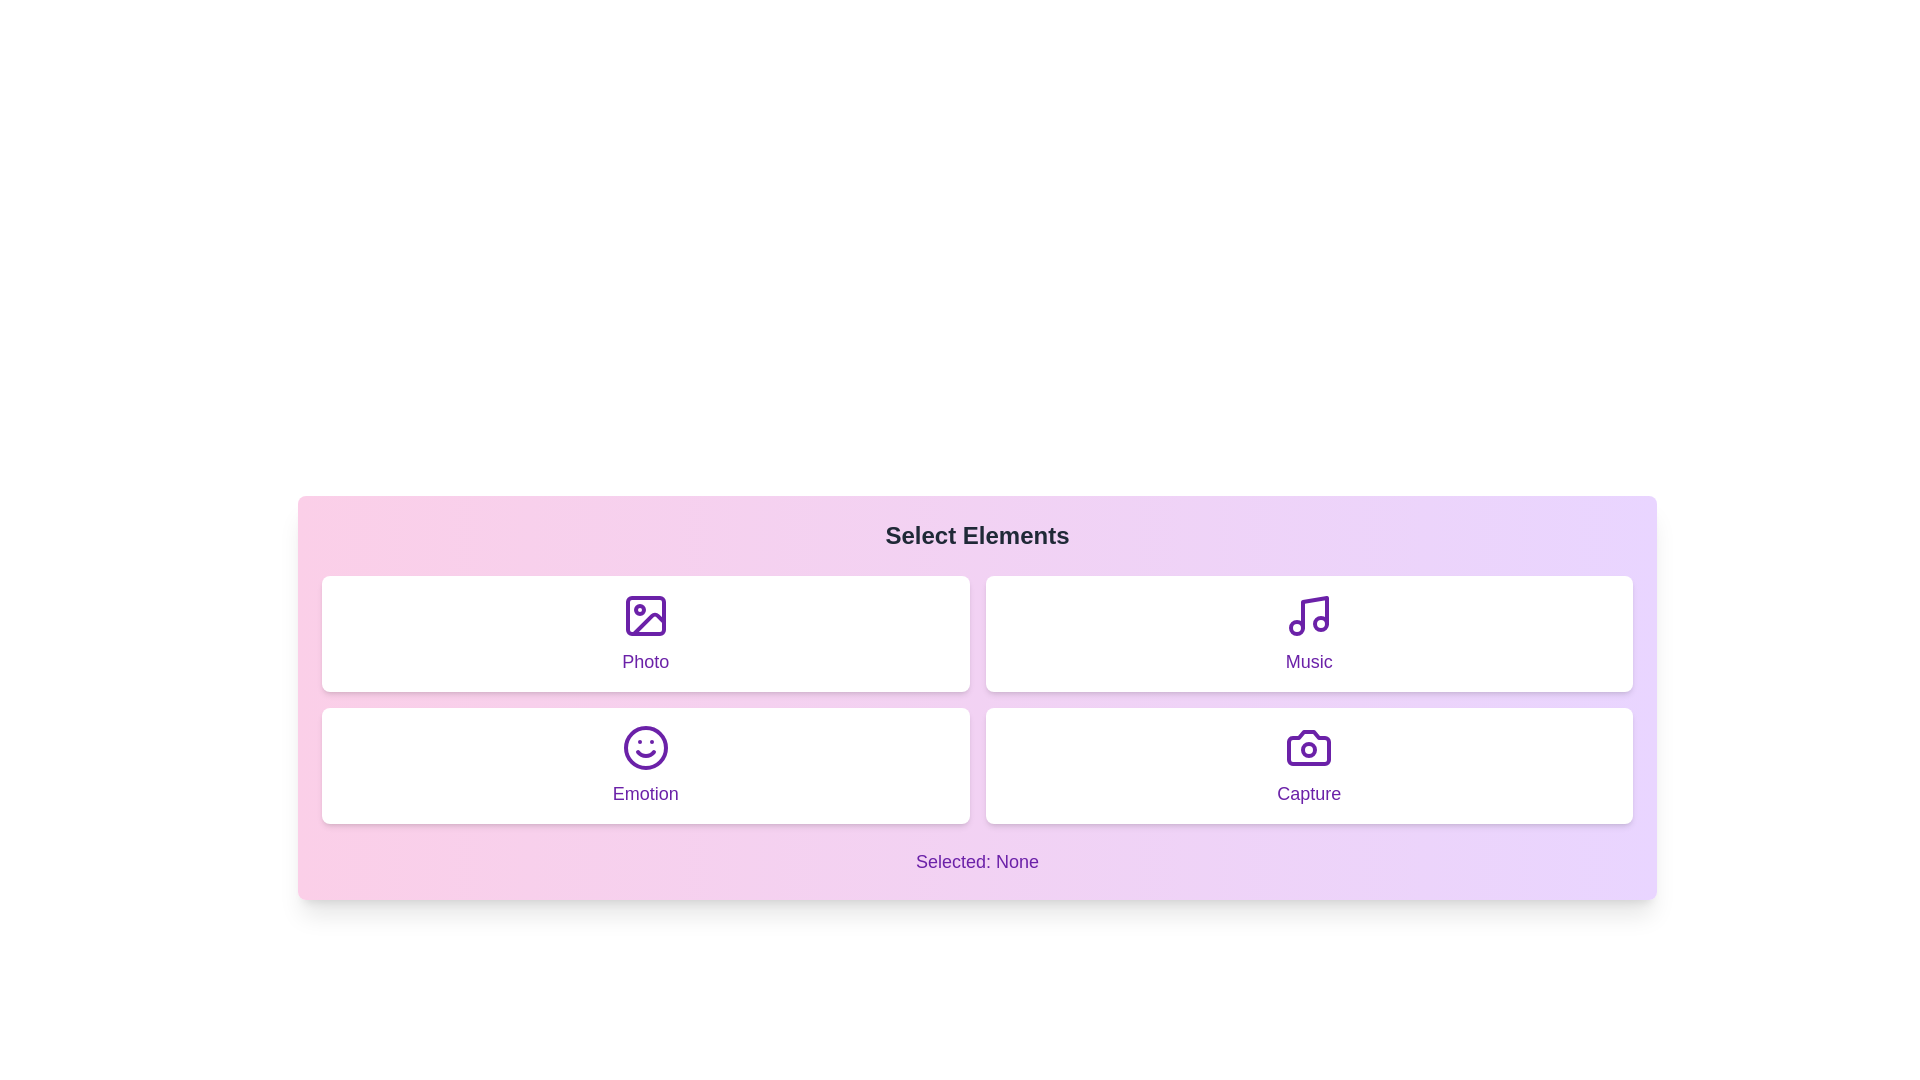  Describe the element at coordinates (645, 633) in the screenshot. I see `the element Photo by clicking on its corresponding button` at that location.